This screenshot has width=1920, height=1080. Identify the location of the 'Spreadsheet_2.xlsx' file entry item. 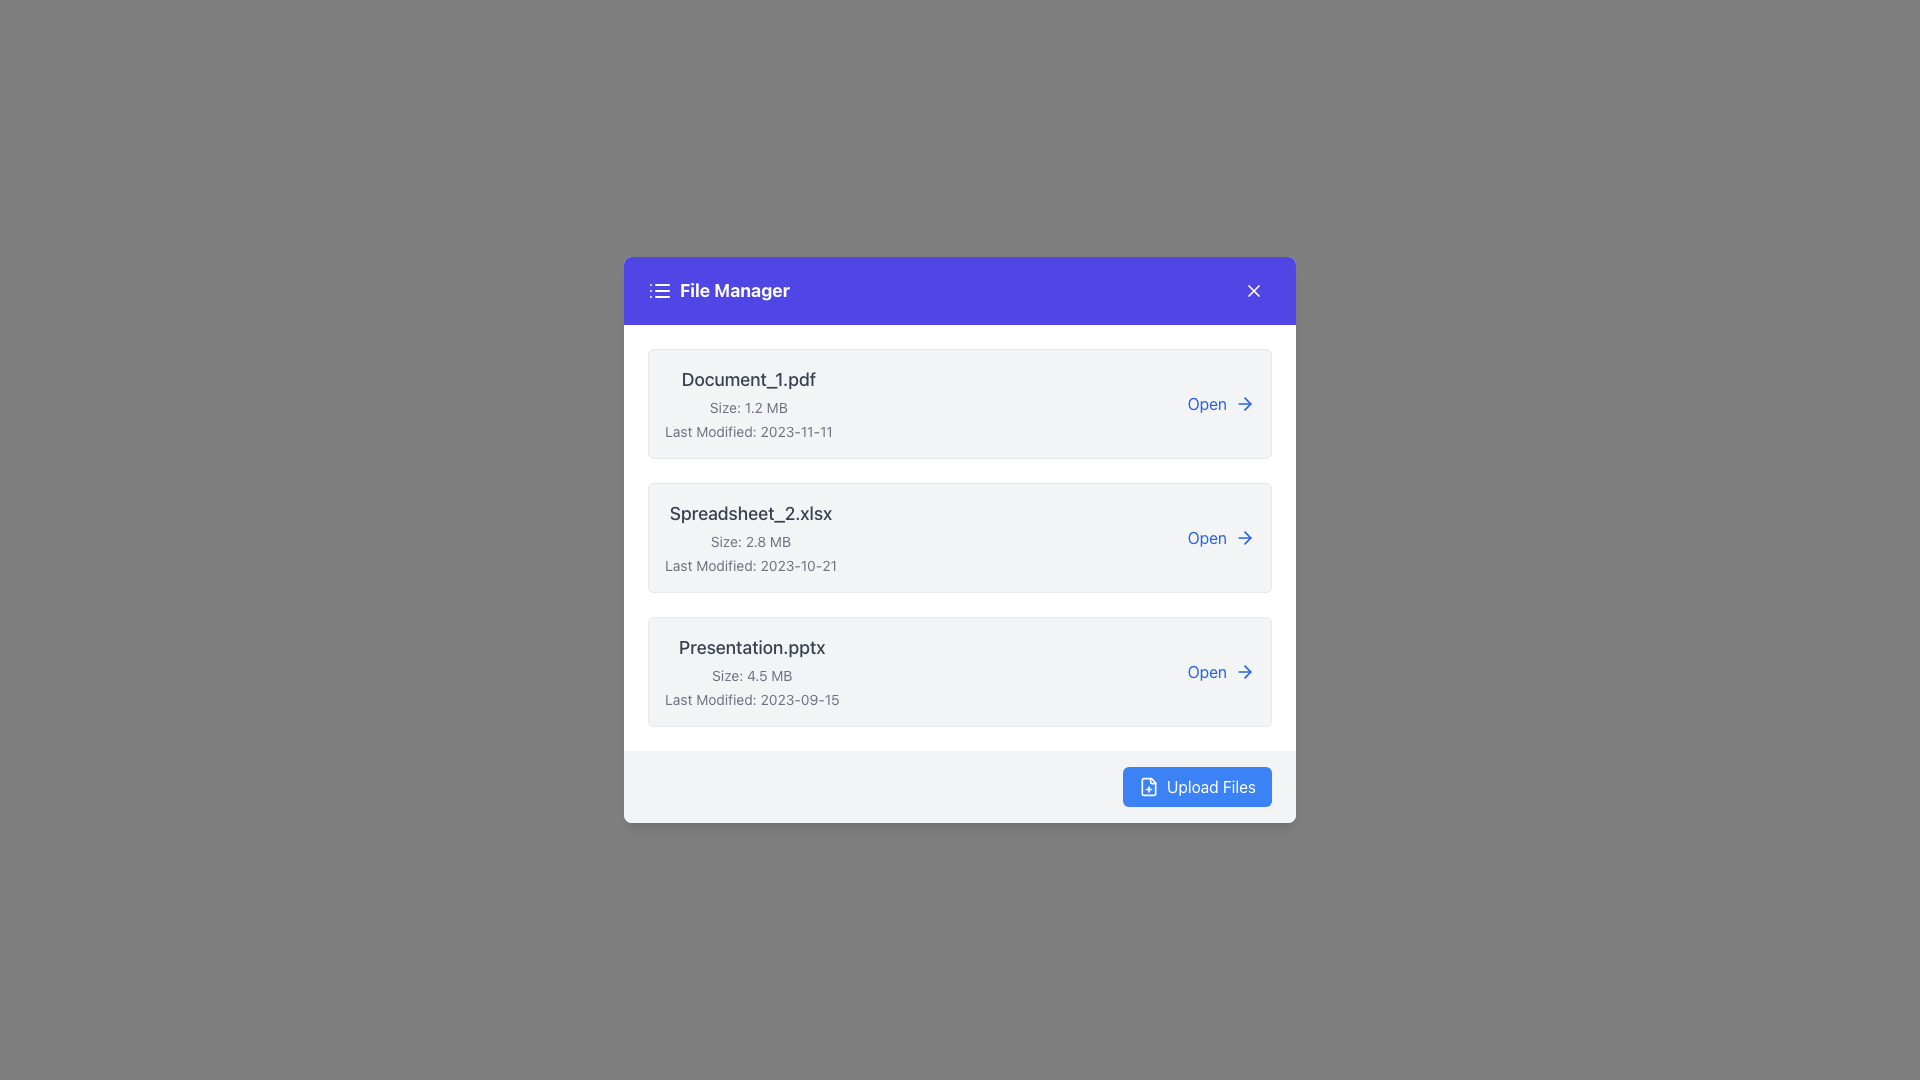
(960, 536).